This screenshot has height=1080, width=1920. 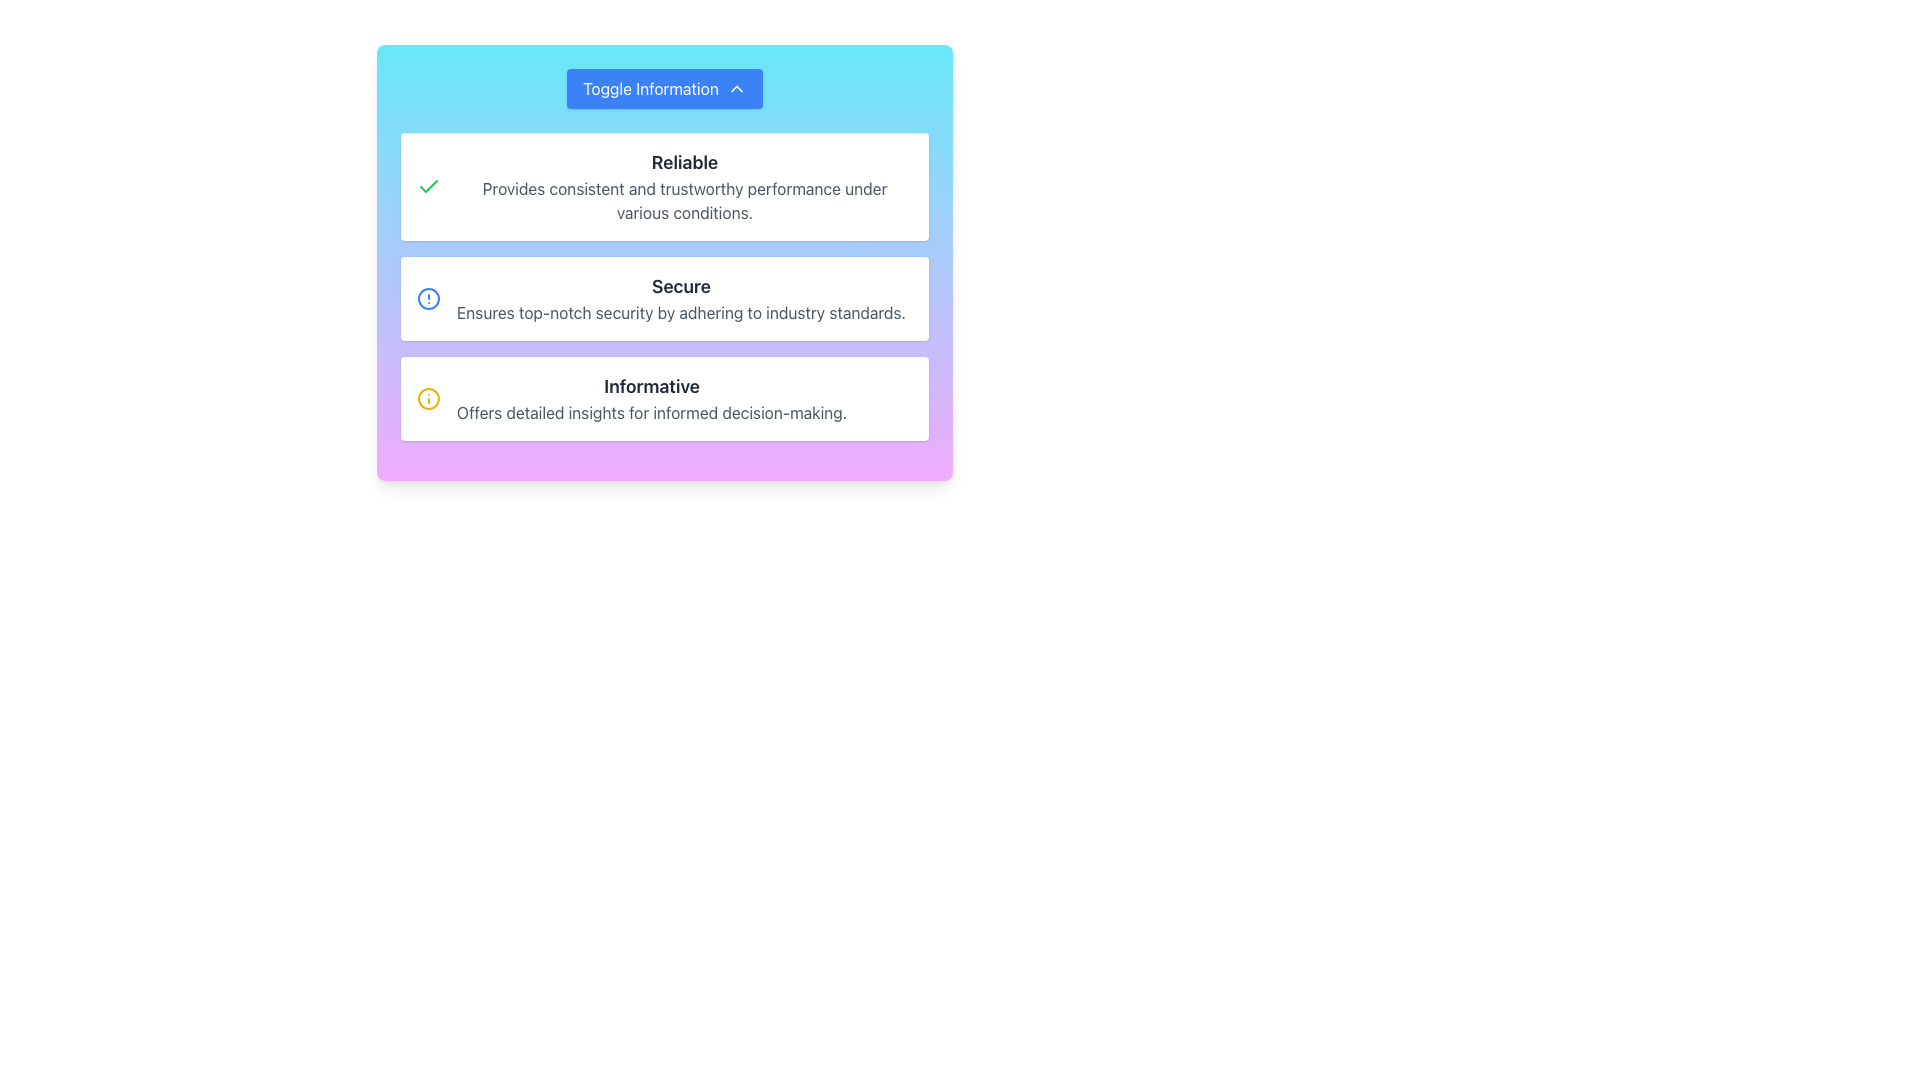 What do you see at coordinates (427, 186) in the screenshot?
I see `the success icon indicating correctness associated with the 'Reliable' label, located within the first list item of a card` at bounding box center [427, 186].